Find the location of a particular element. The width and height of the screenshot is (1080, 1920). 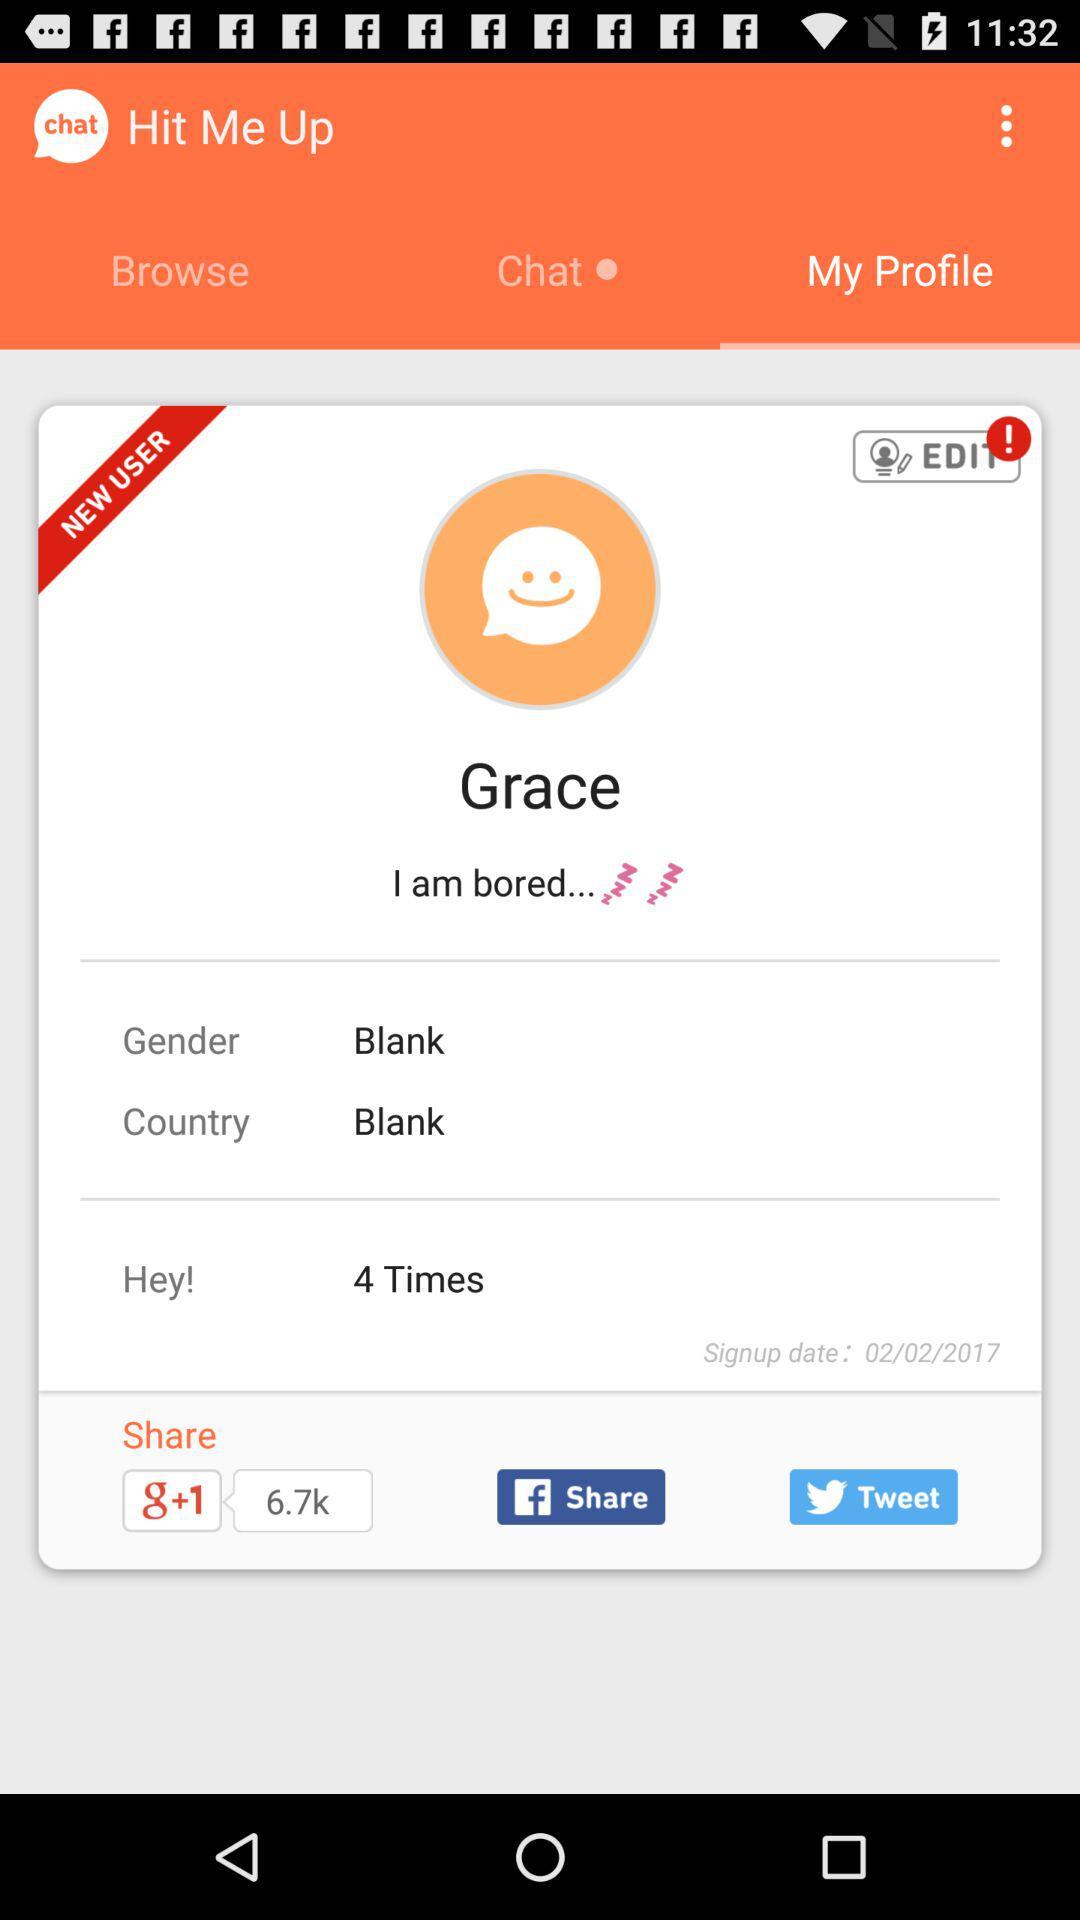

the icon below my profile item is located at coordinates (936, 457).